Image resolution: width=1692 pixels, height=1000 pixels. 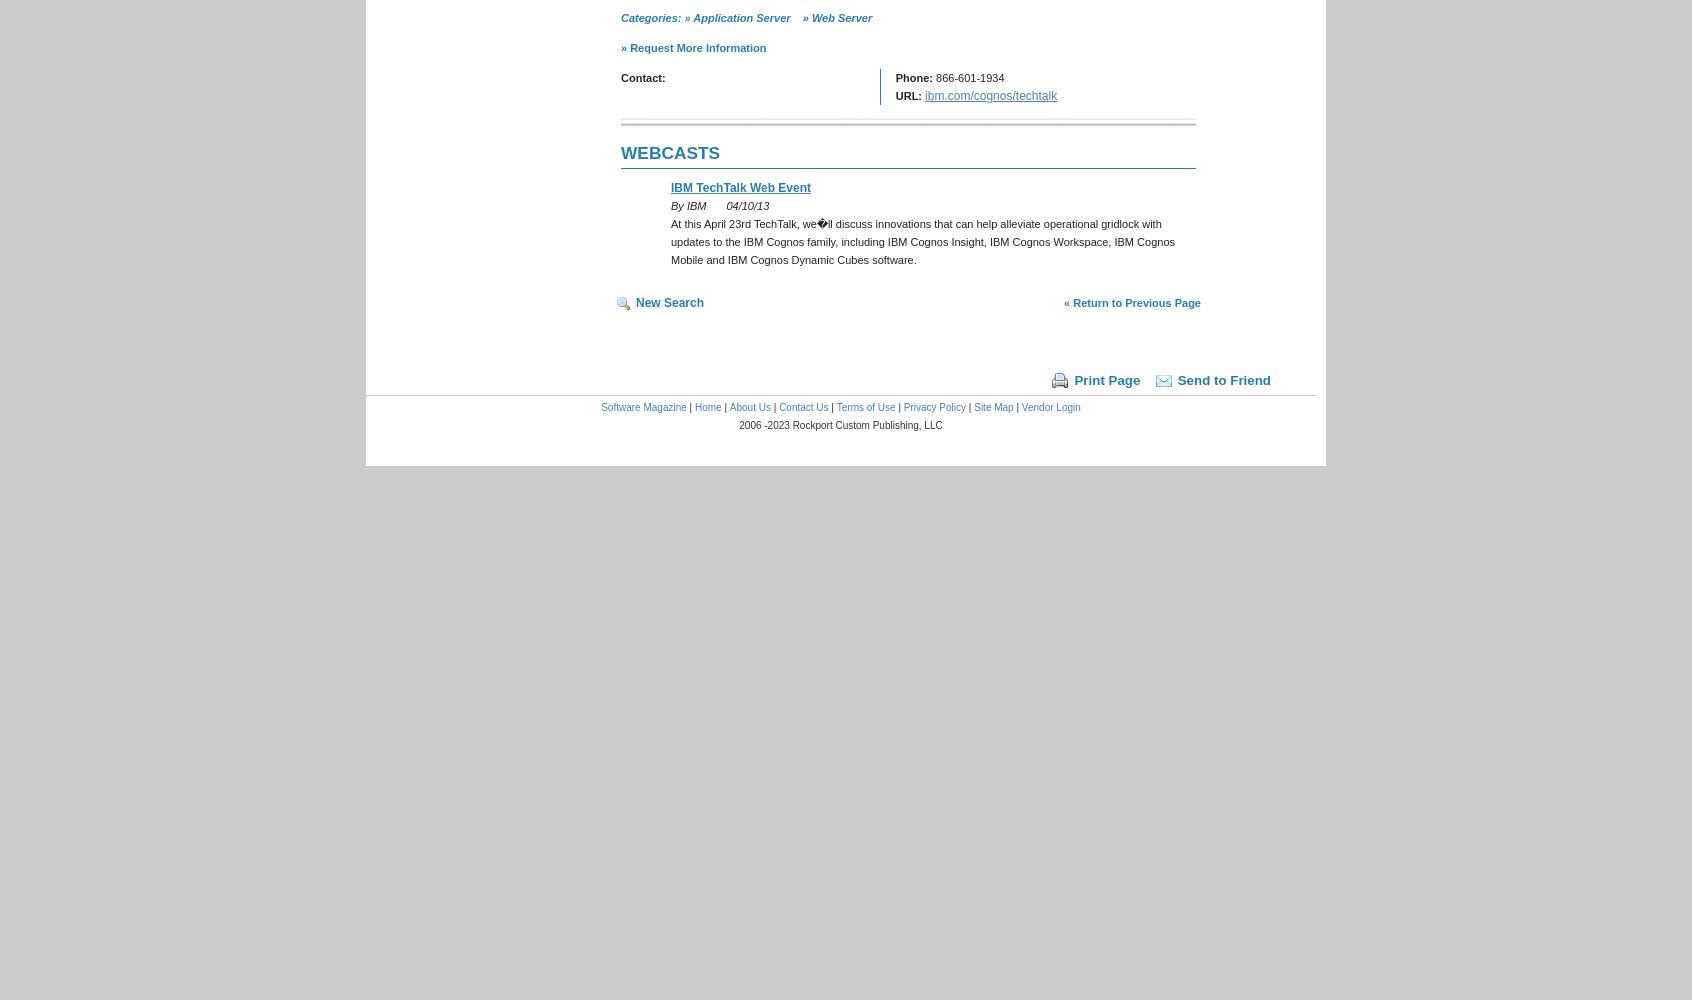 What do you see at coordinates (706, 407) in the screenshot?
I see `'Home'` at bounding box center [706, 407].